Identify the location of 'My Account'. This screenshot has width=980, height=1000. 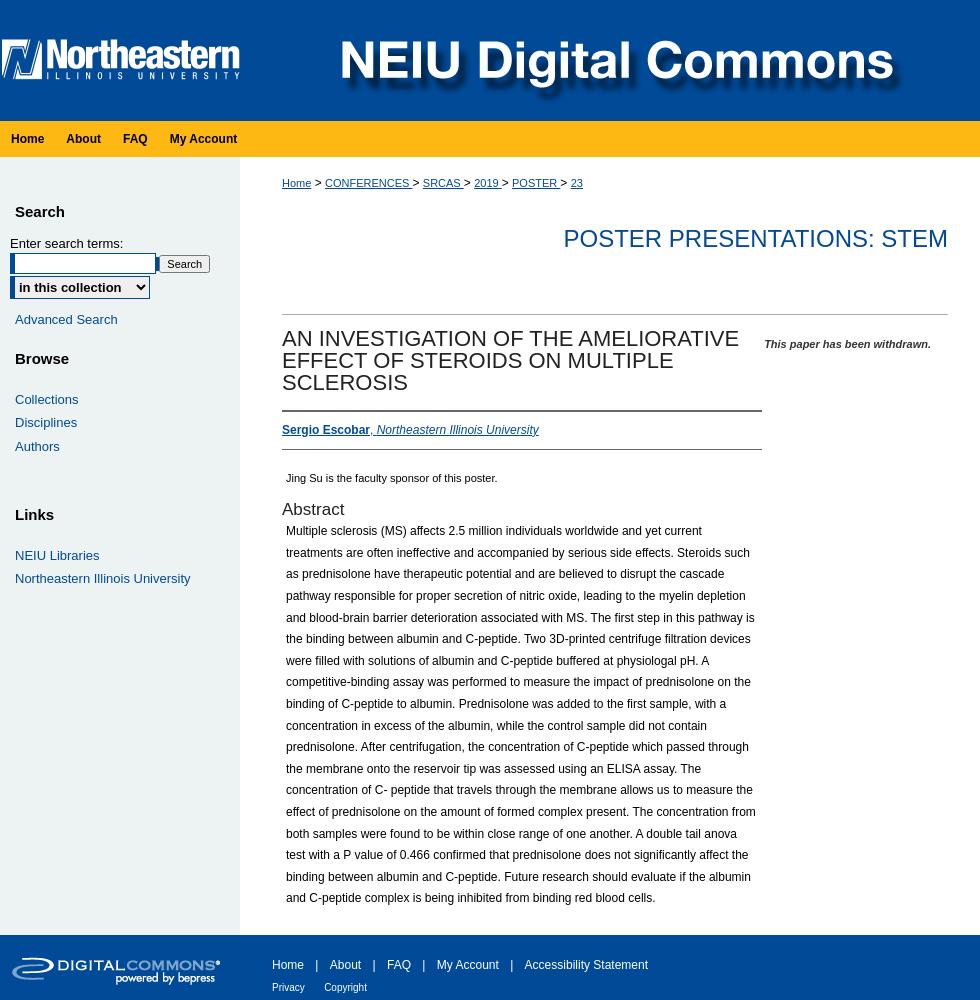
(436, 963).